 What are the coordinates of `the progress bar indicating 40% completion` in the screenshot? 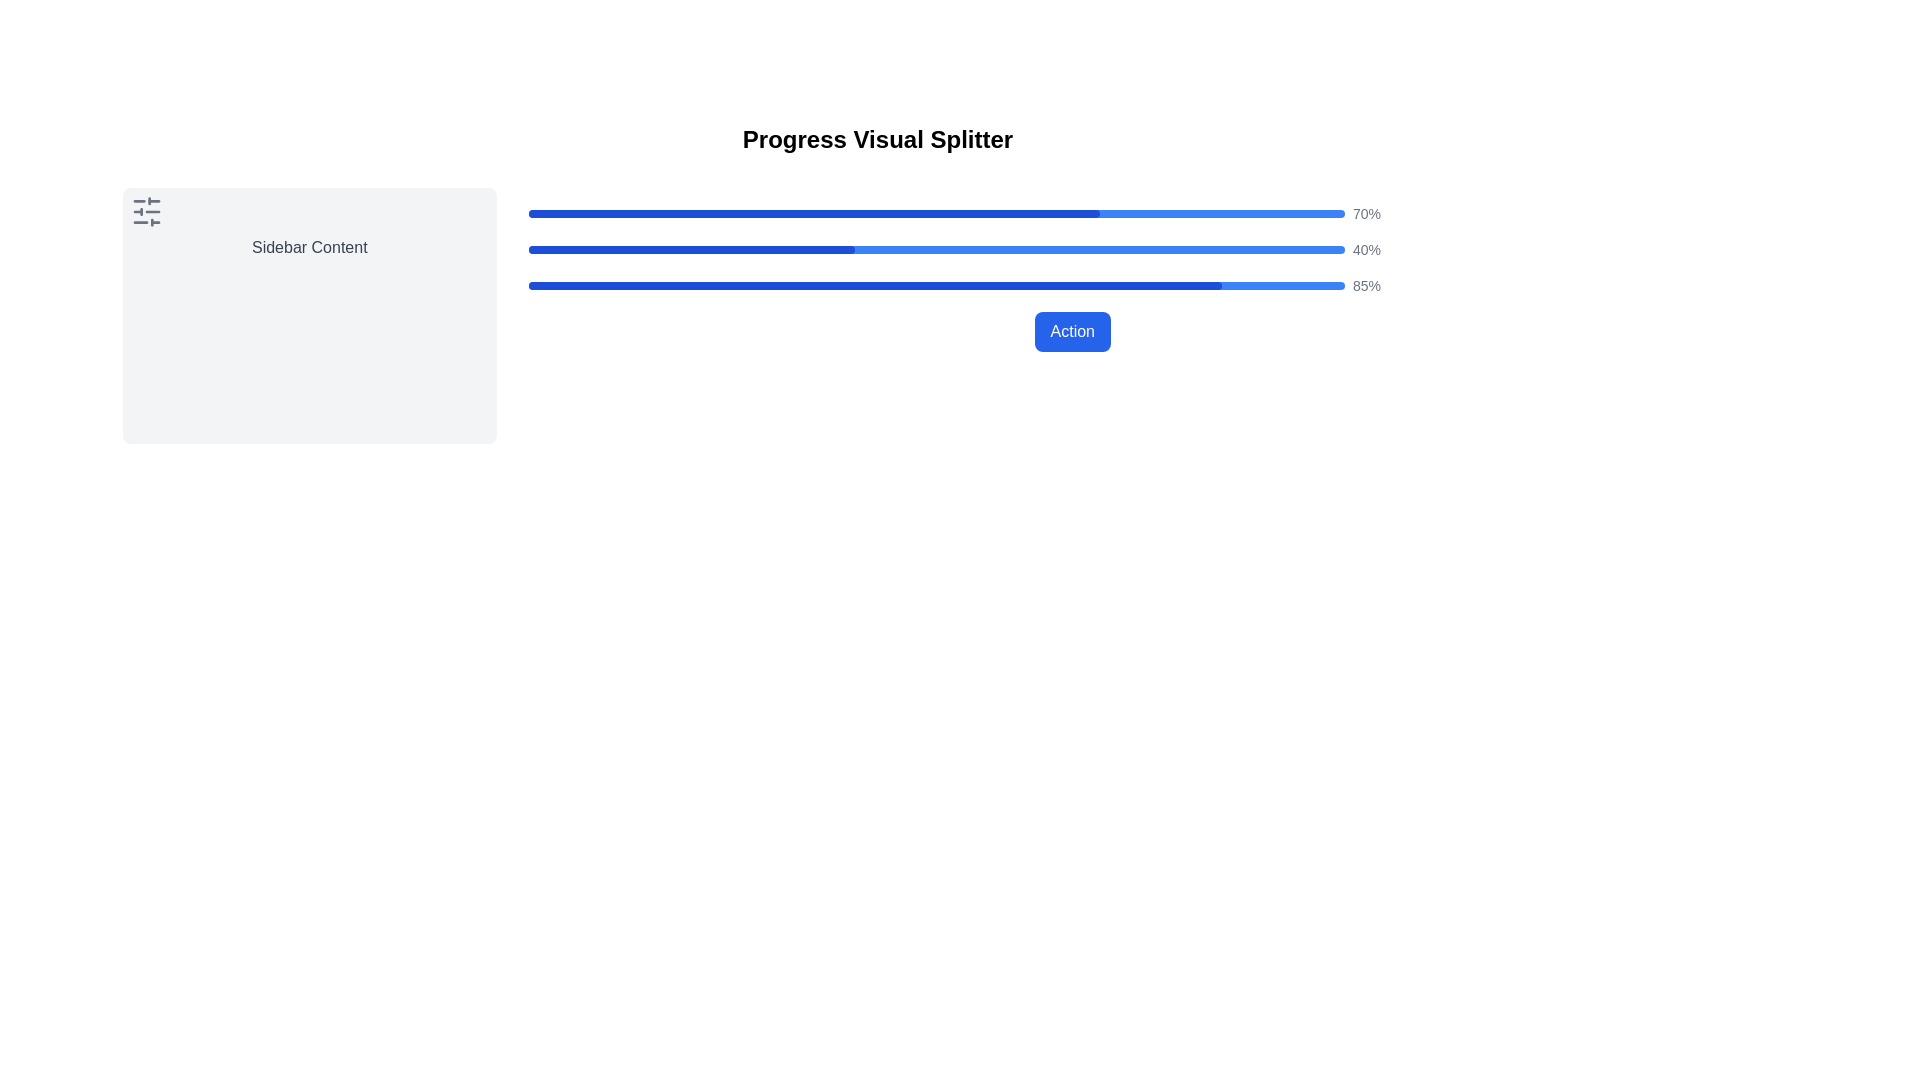 It's located at (935, 249).